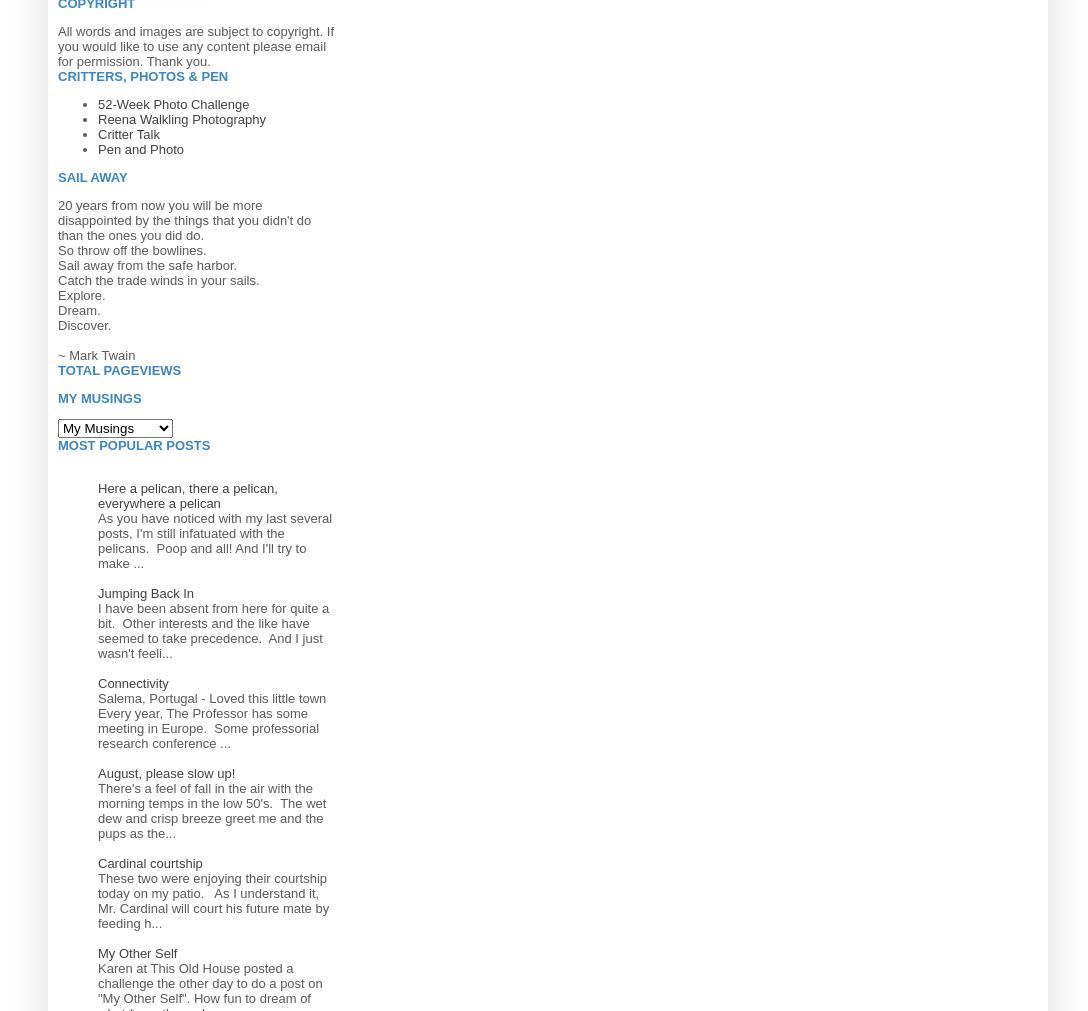 The width and height of the screenshot is (1088, 1011). Describe the element at coordinates (134, 443) in the screenshot. I see `'Most Popular Posts'` at that location.